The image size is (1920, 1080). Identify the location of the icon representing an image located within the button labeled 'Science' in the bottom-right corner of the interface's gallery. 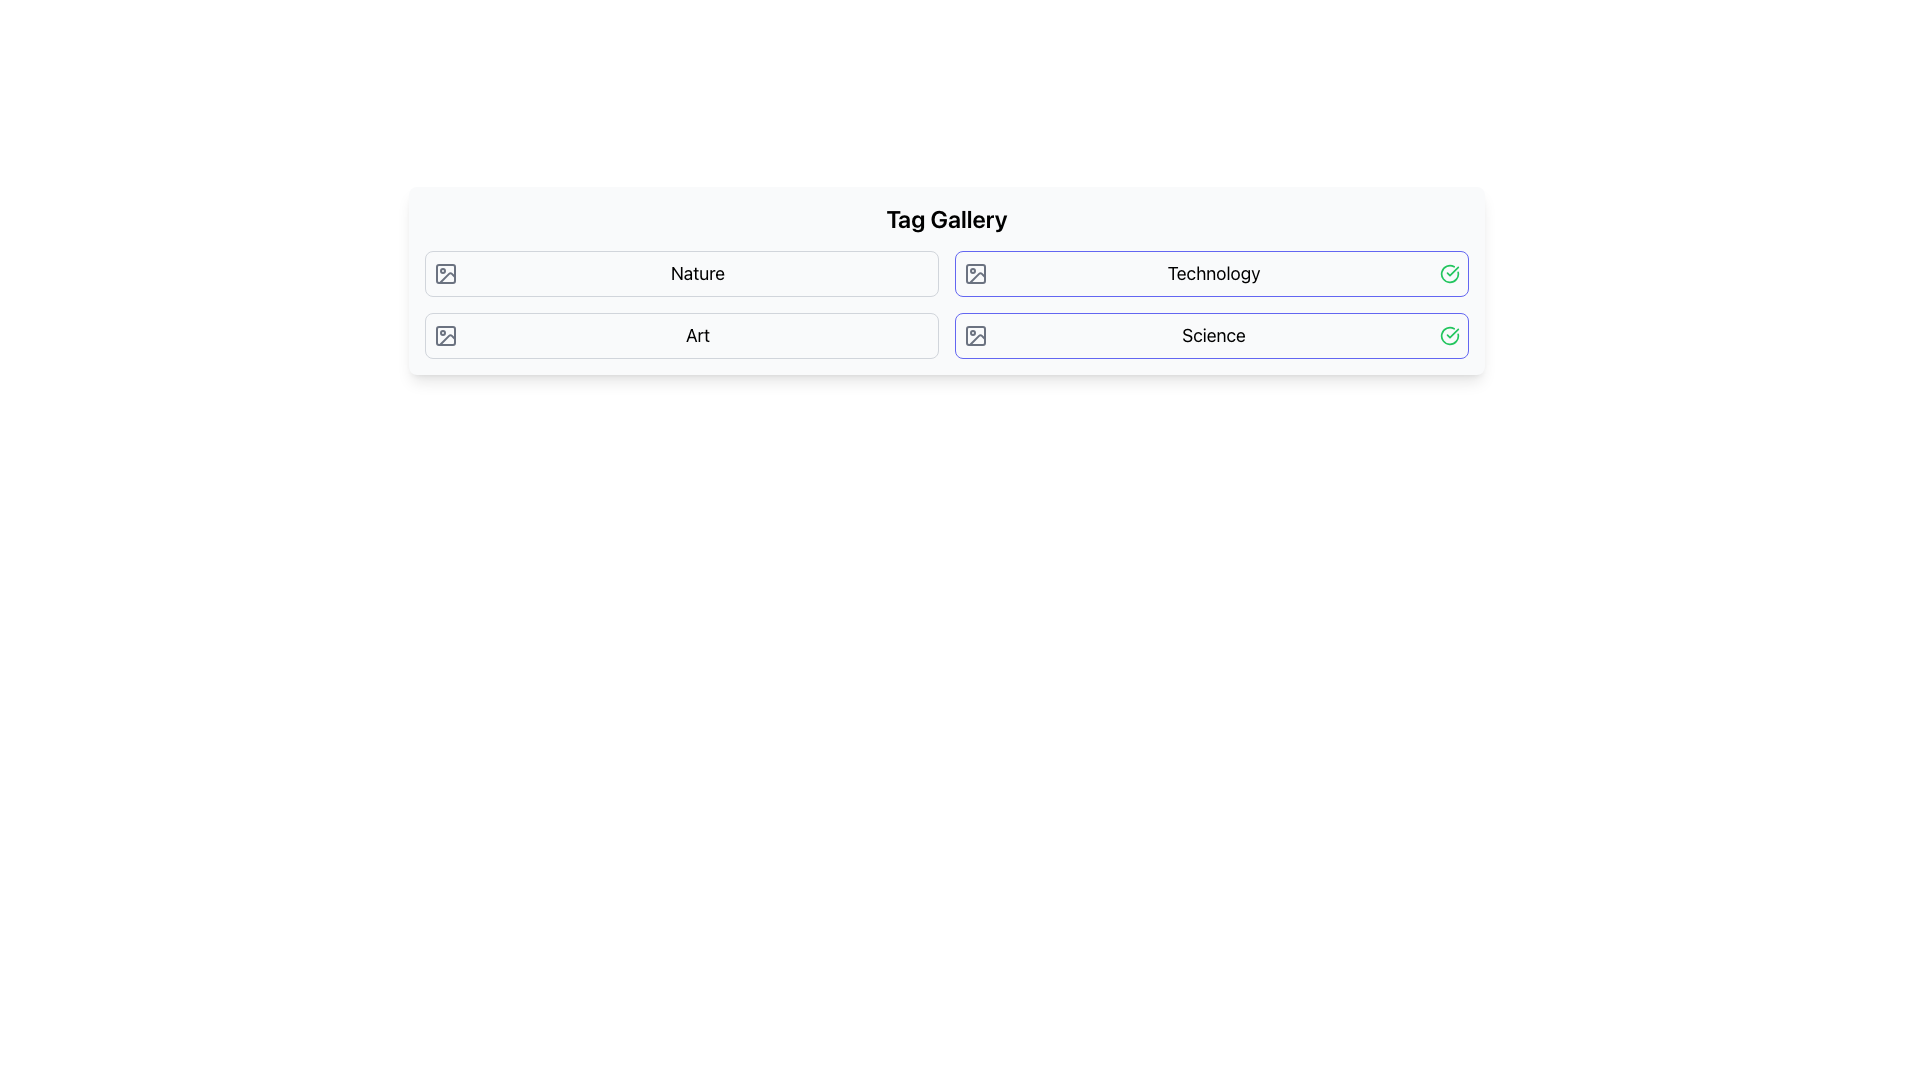
(975, 334).